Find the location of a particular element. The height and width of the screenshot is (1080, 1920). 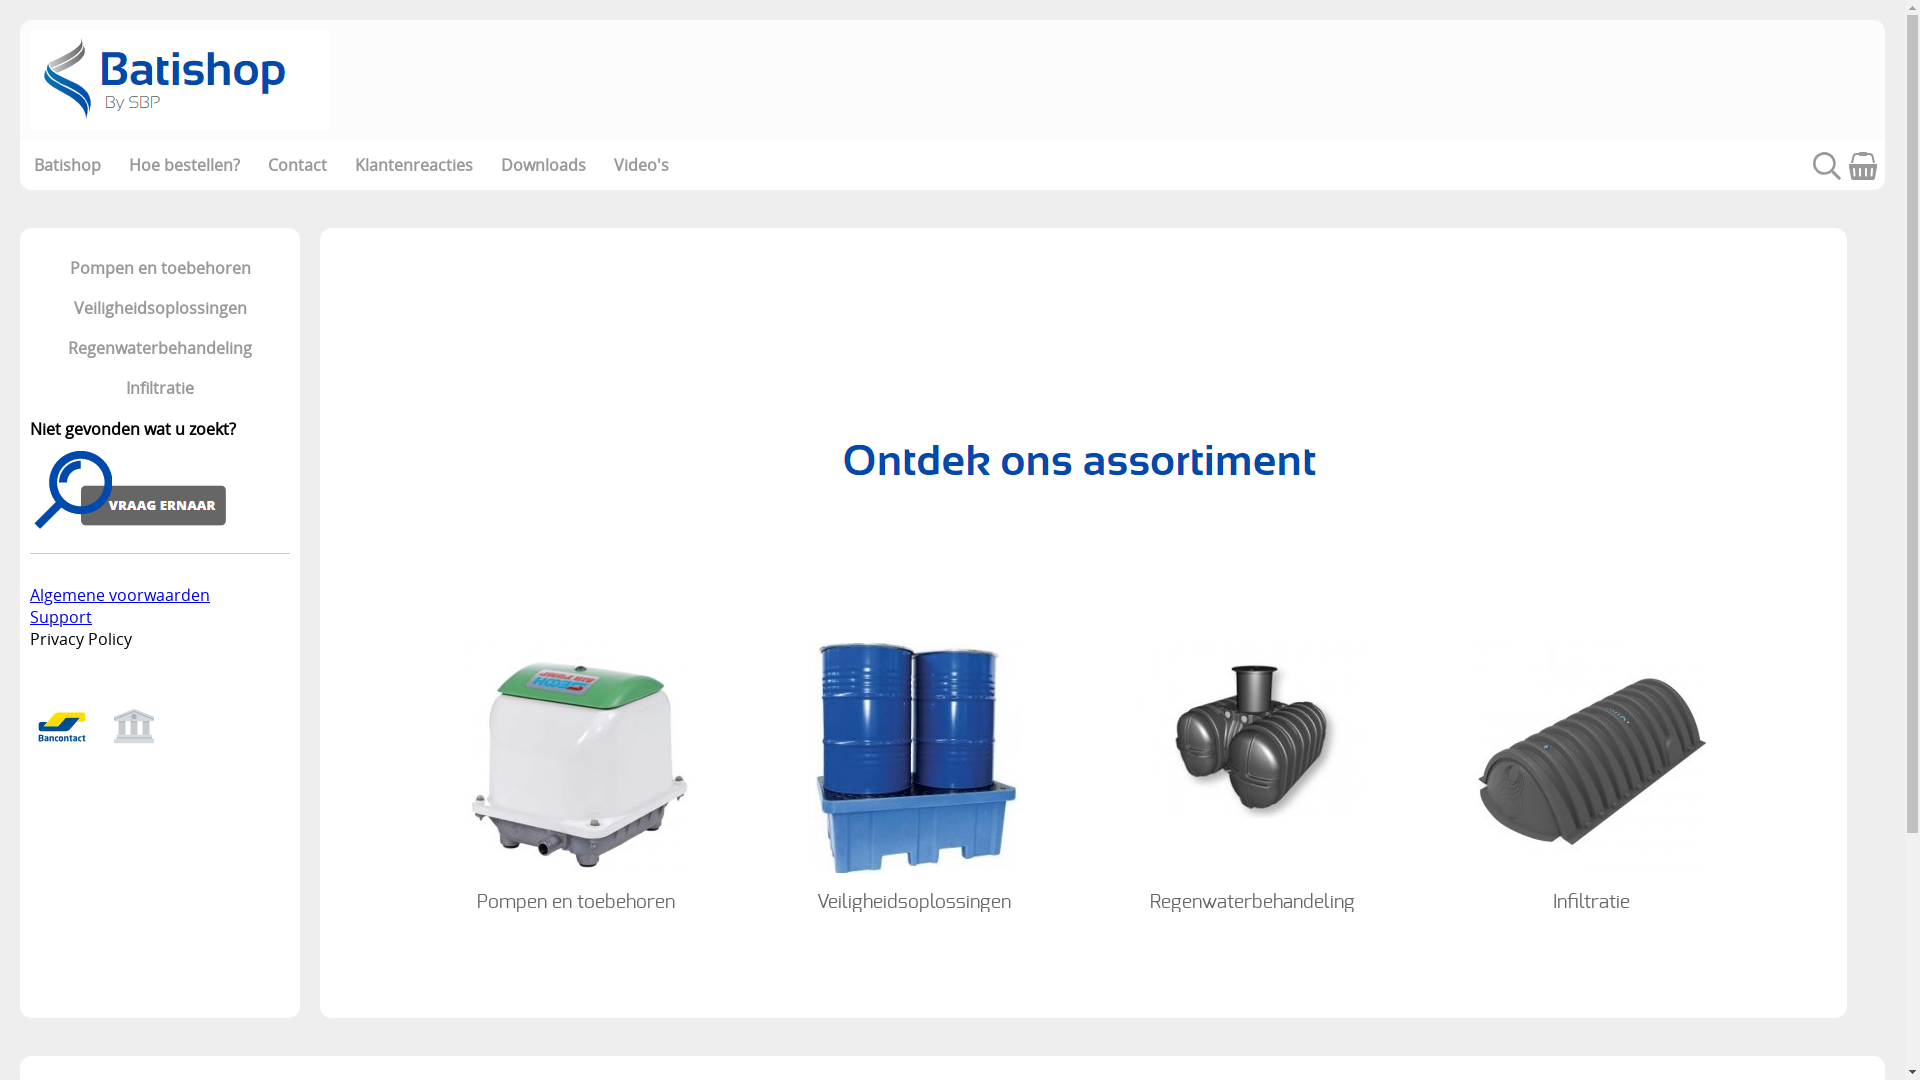

'Regenwaterbehandeling' is located at coordinates (1251, 771).